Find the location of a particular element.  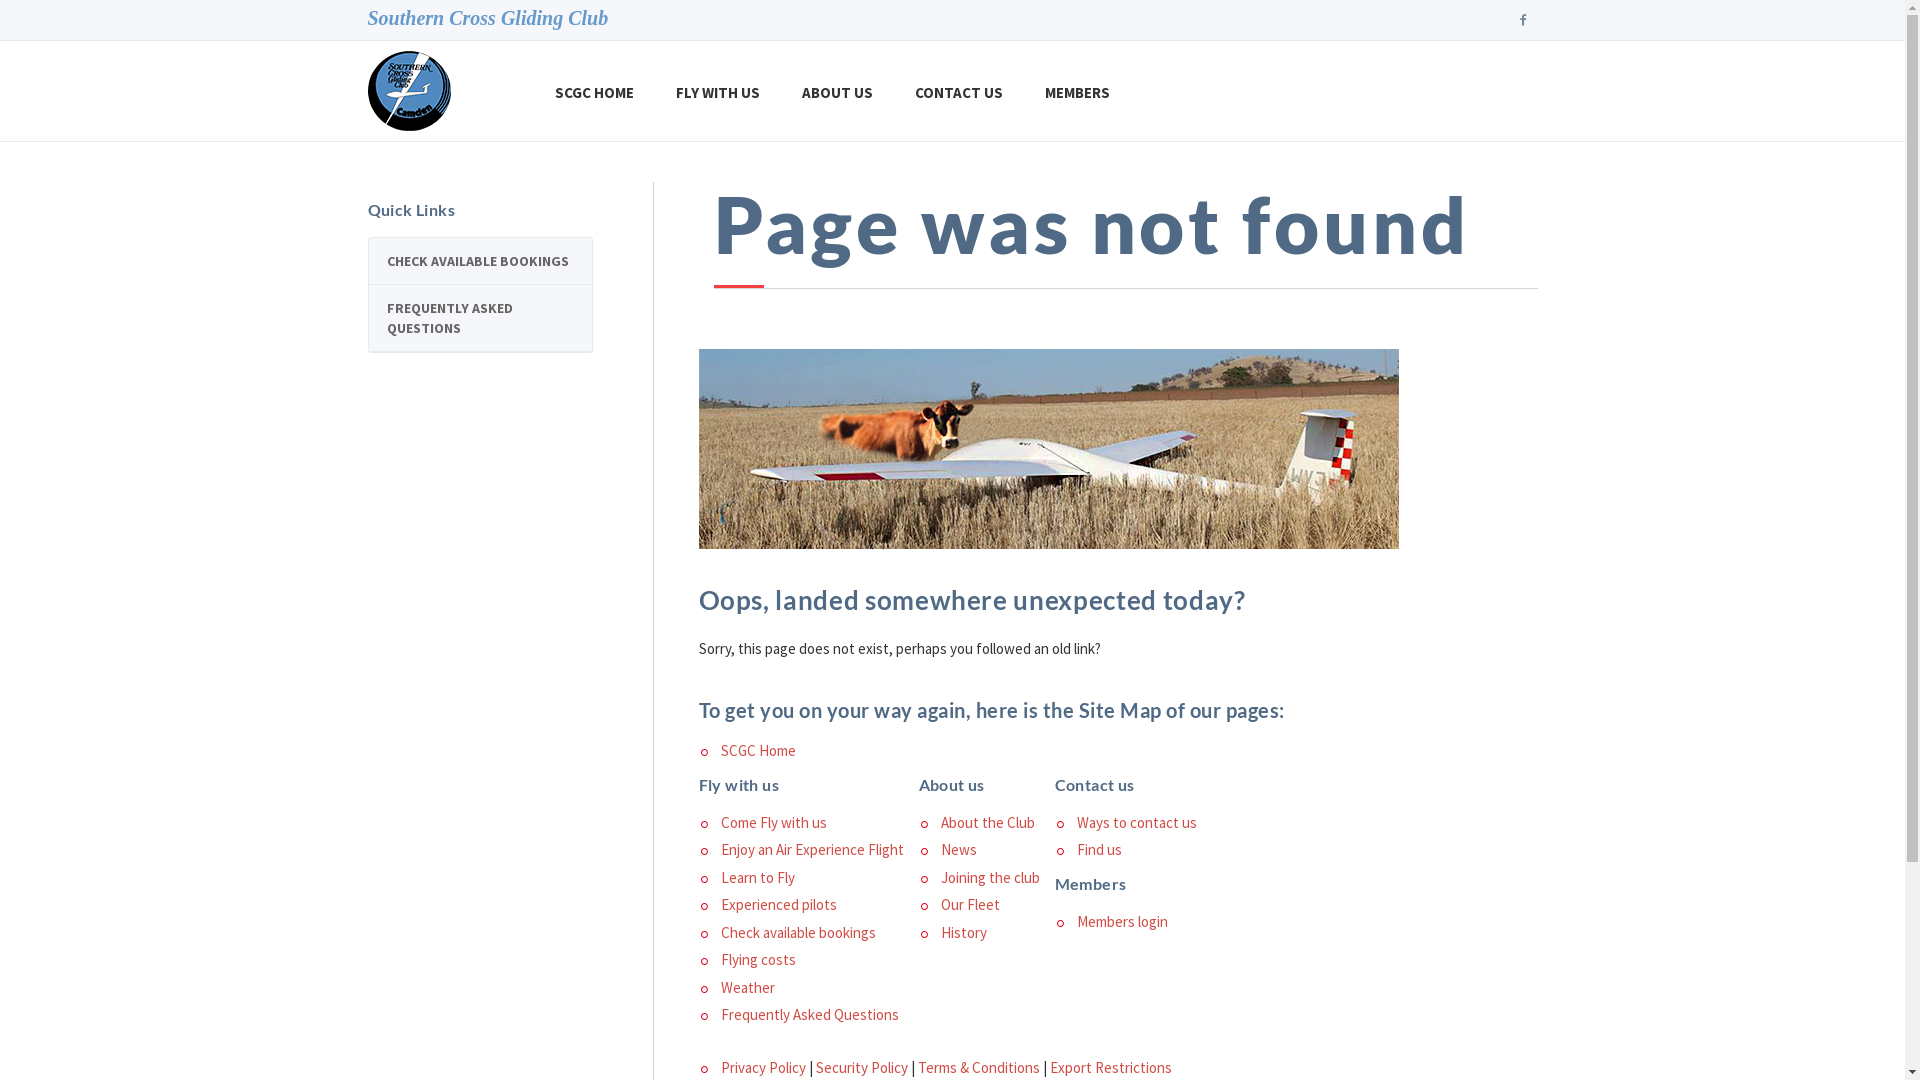

'SCGC Home' is located at coordinates (756, 750).